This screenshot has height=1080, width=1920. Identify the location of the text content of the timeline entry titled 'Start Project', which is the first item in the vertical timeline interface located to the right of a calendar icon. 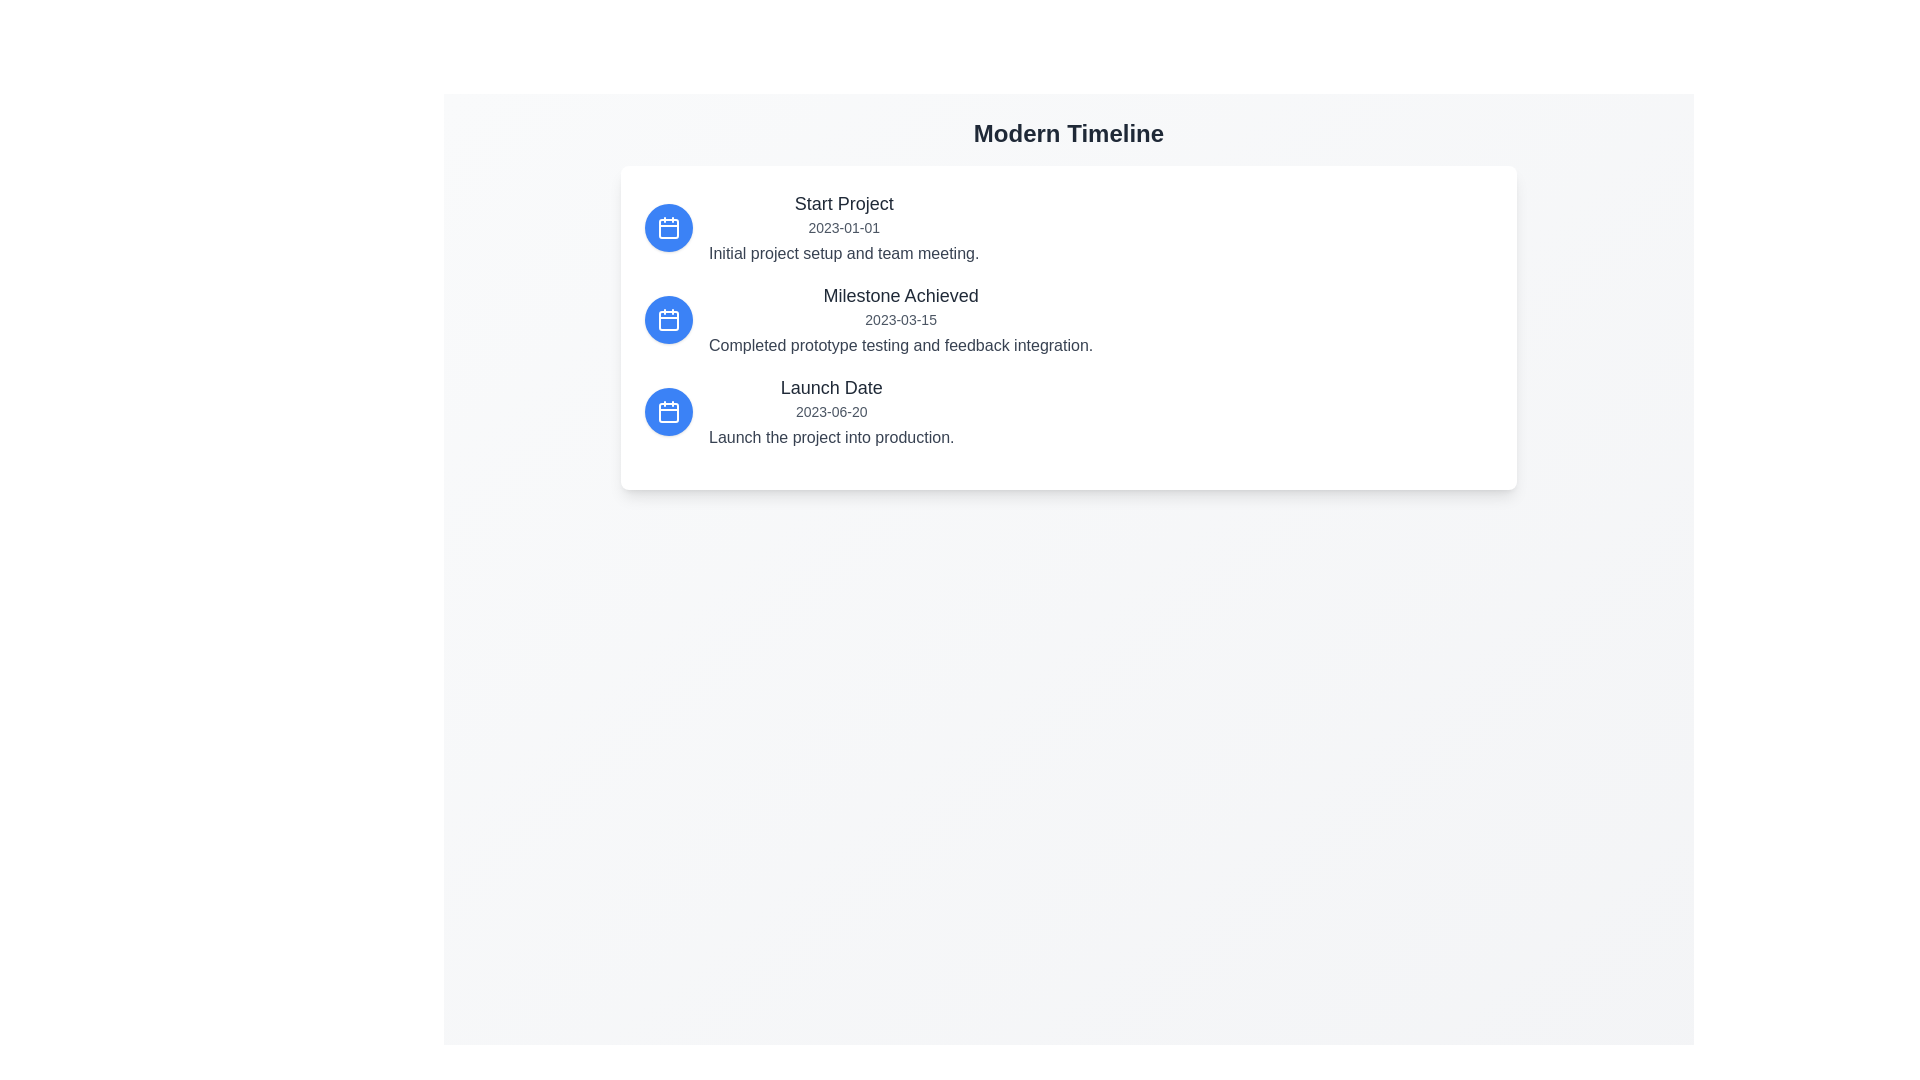
(844, 226).